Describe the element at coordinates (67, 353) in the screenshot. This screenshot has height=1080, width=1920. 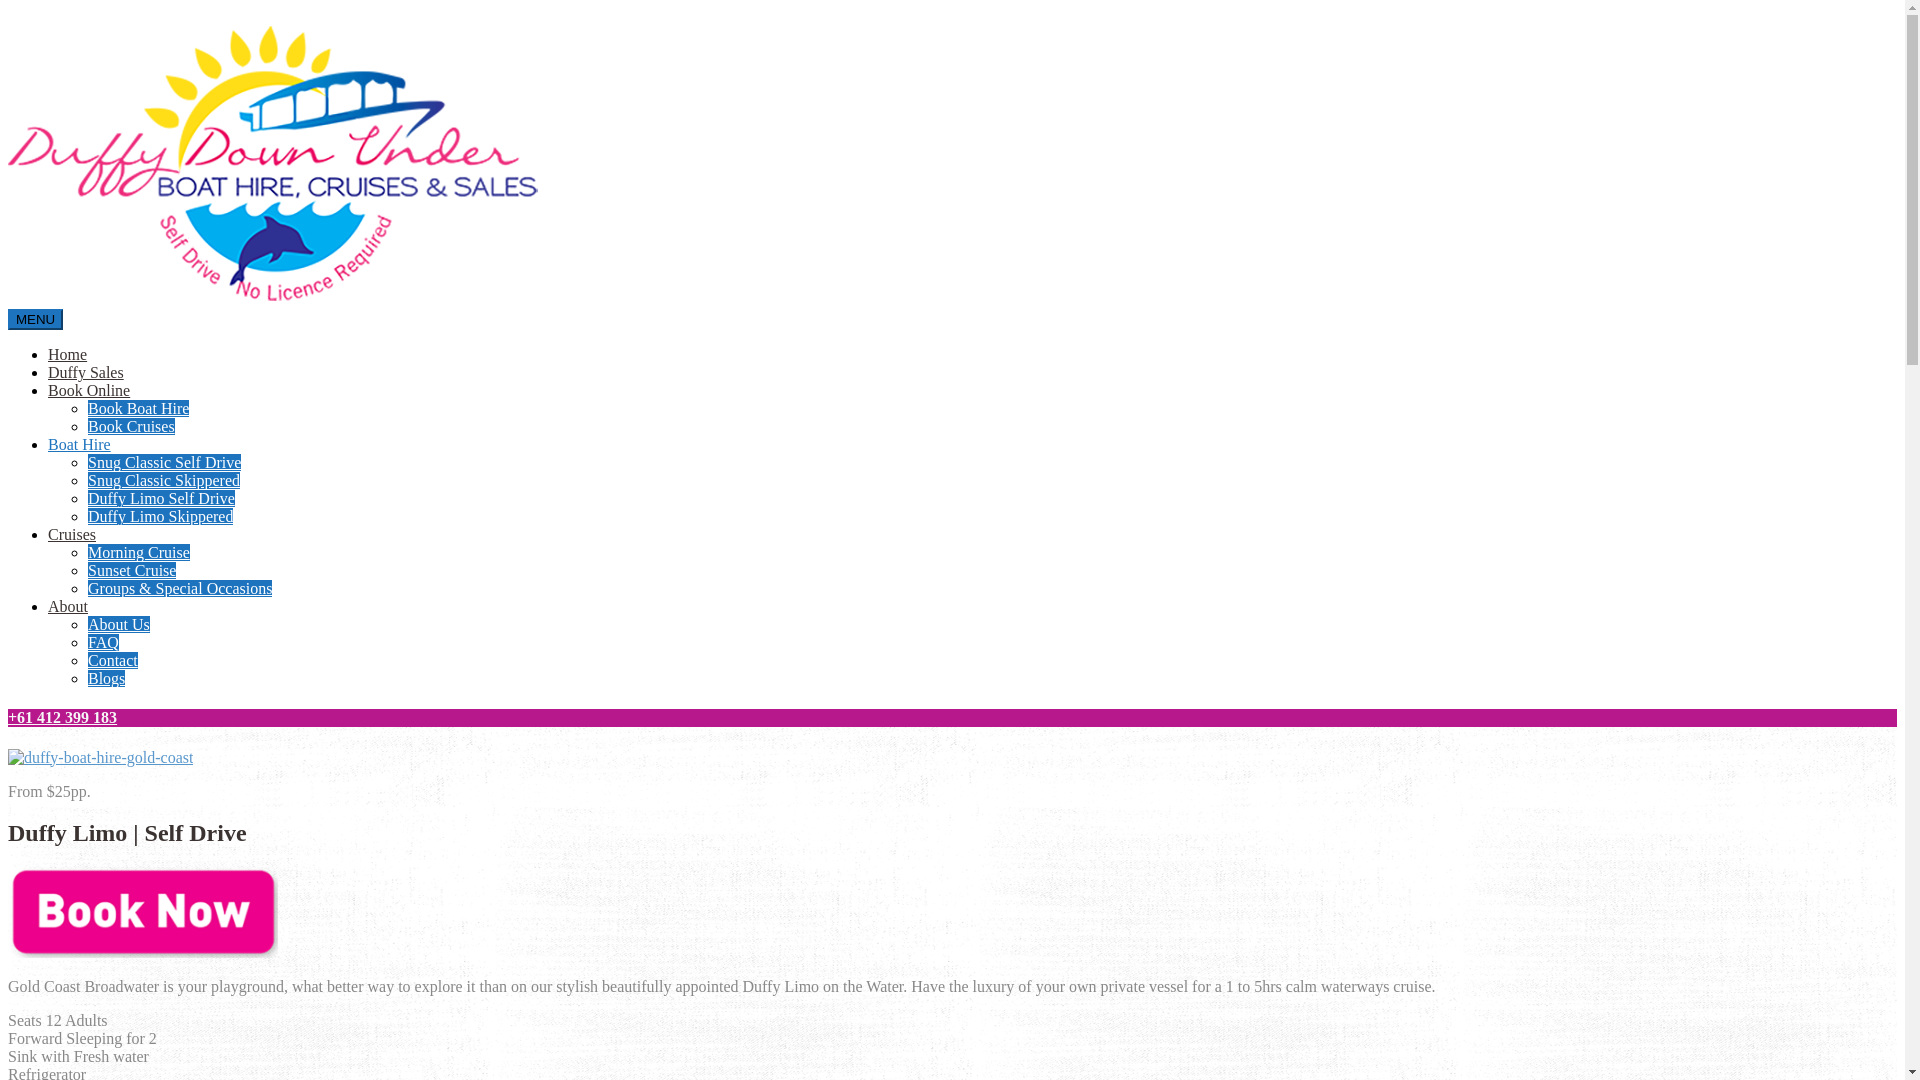
I see `'Home'` at that location.